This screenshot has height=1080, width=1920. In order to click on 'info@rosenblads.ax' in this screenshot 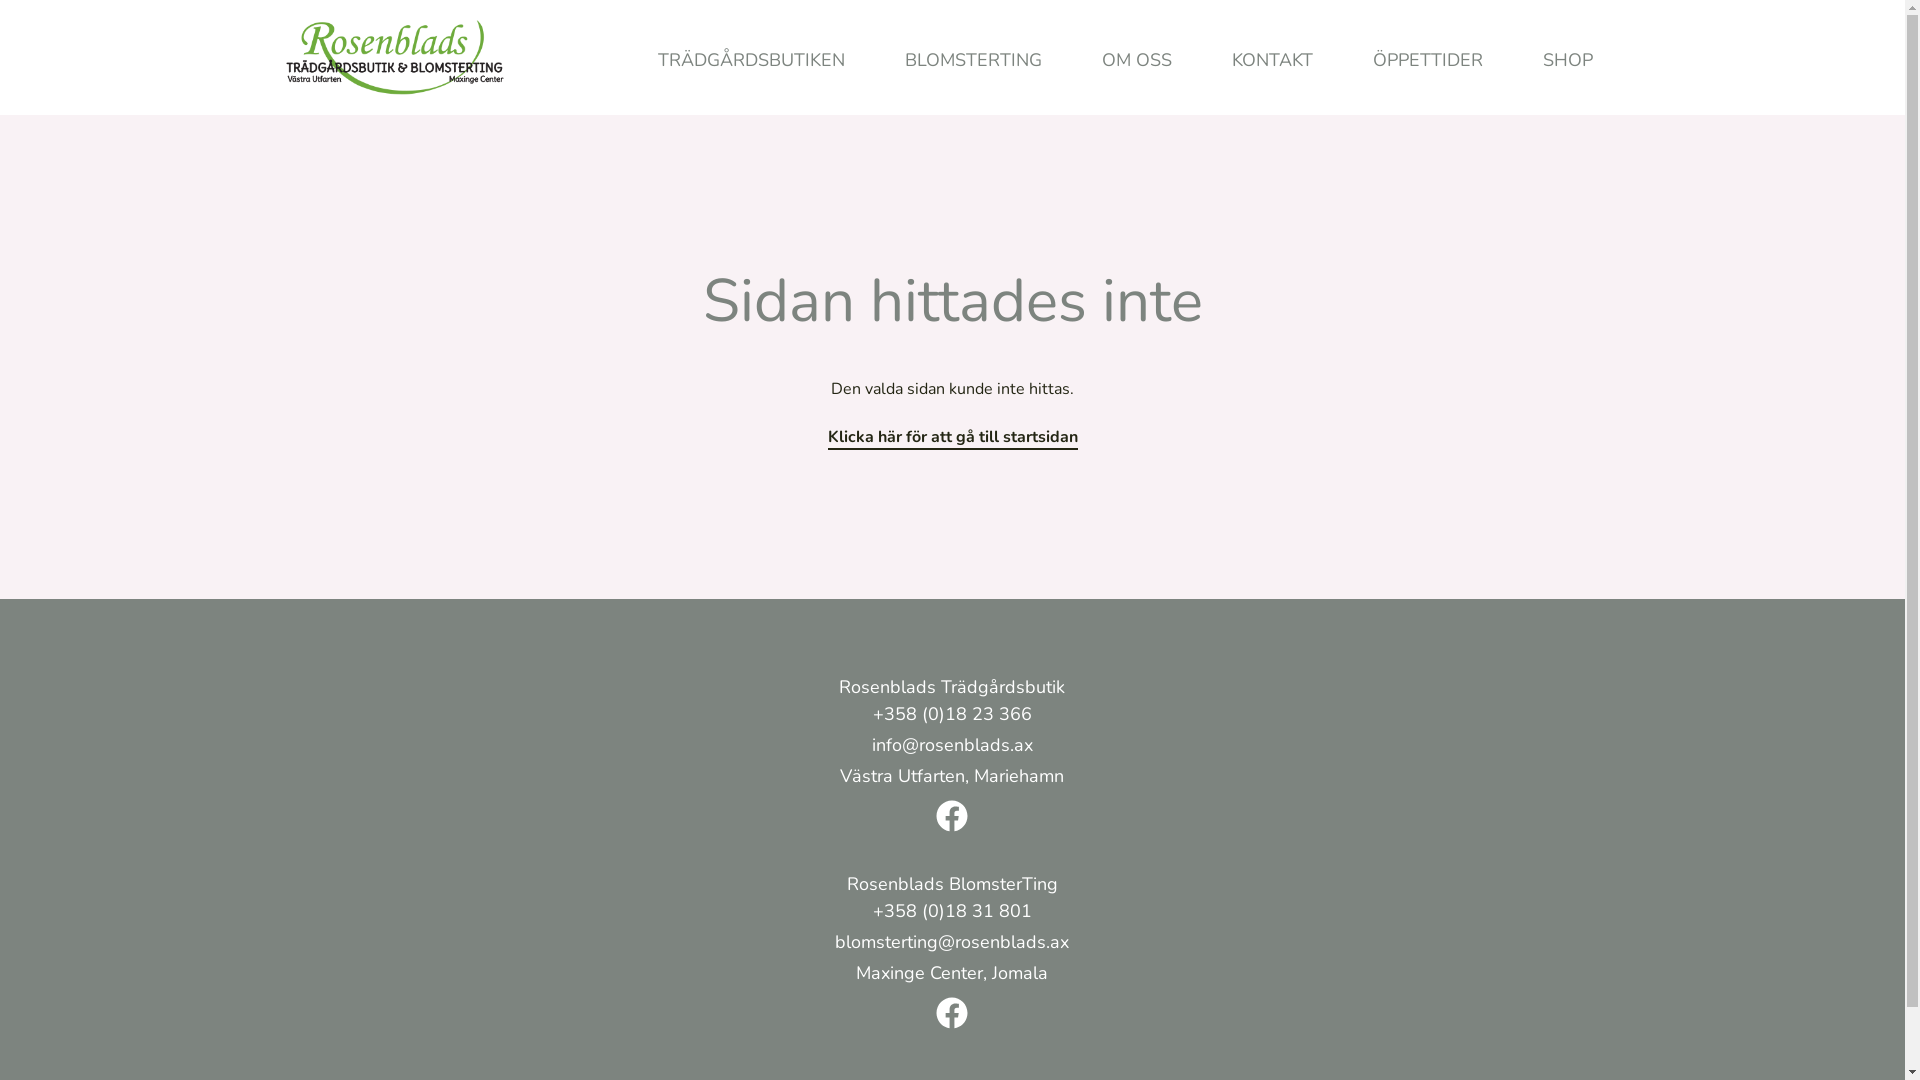, I will do `click(951, 747)`.